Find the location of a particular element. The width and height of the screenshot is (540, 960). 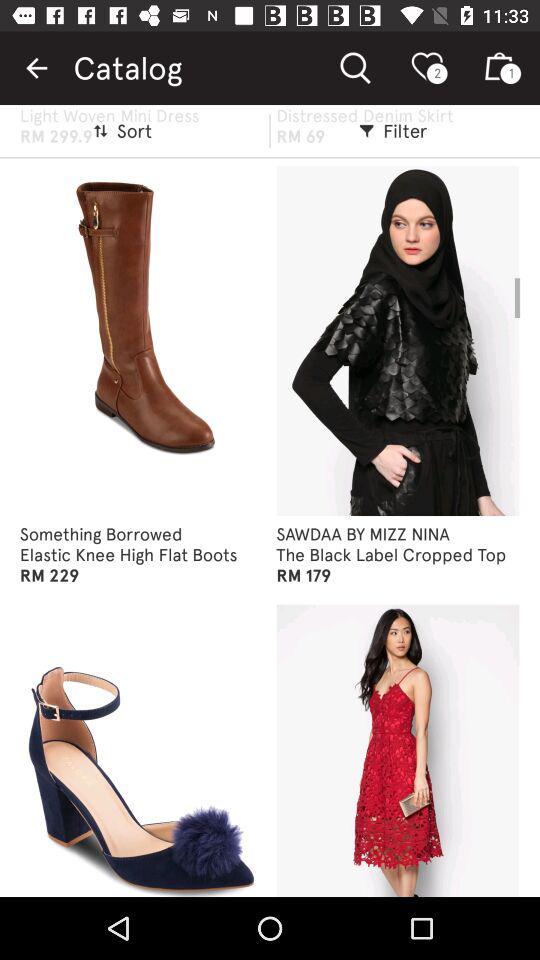

the item above esprit is located at coordinates (36, 68).